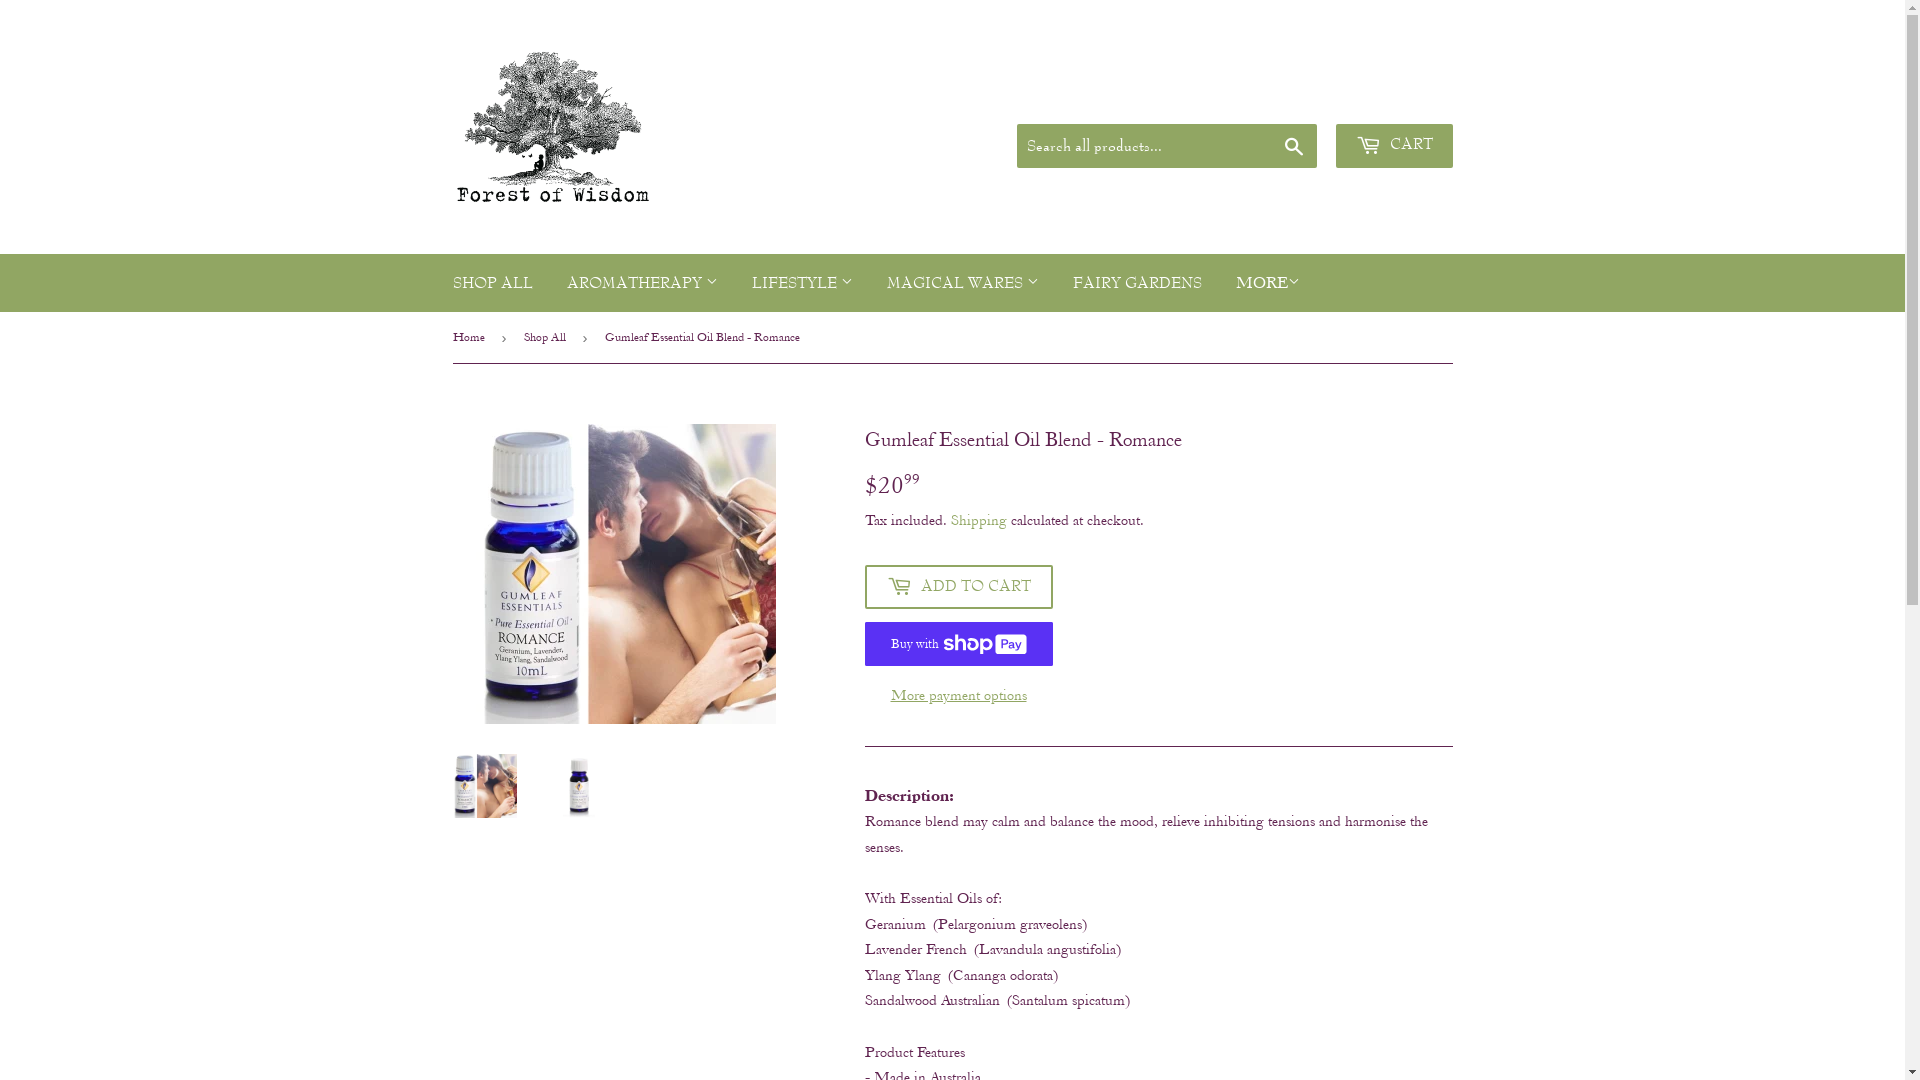  I want to click on 'Search', so click(1294, 145).